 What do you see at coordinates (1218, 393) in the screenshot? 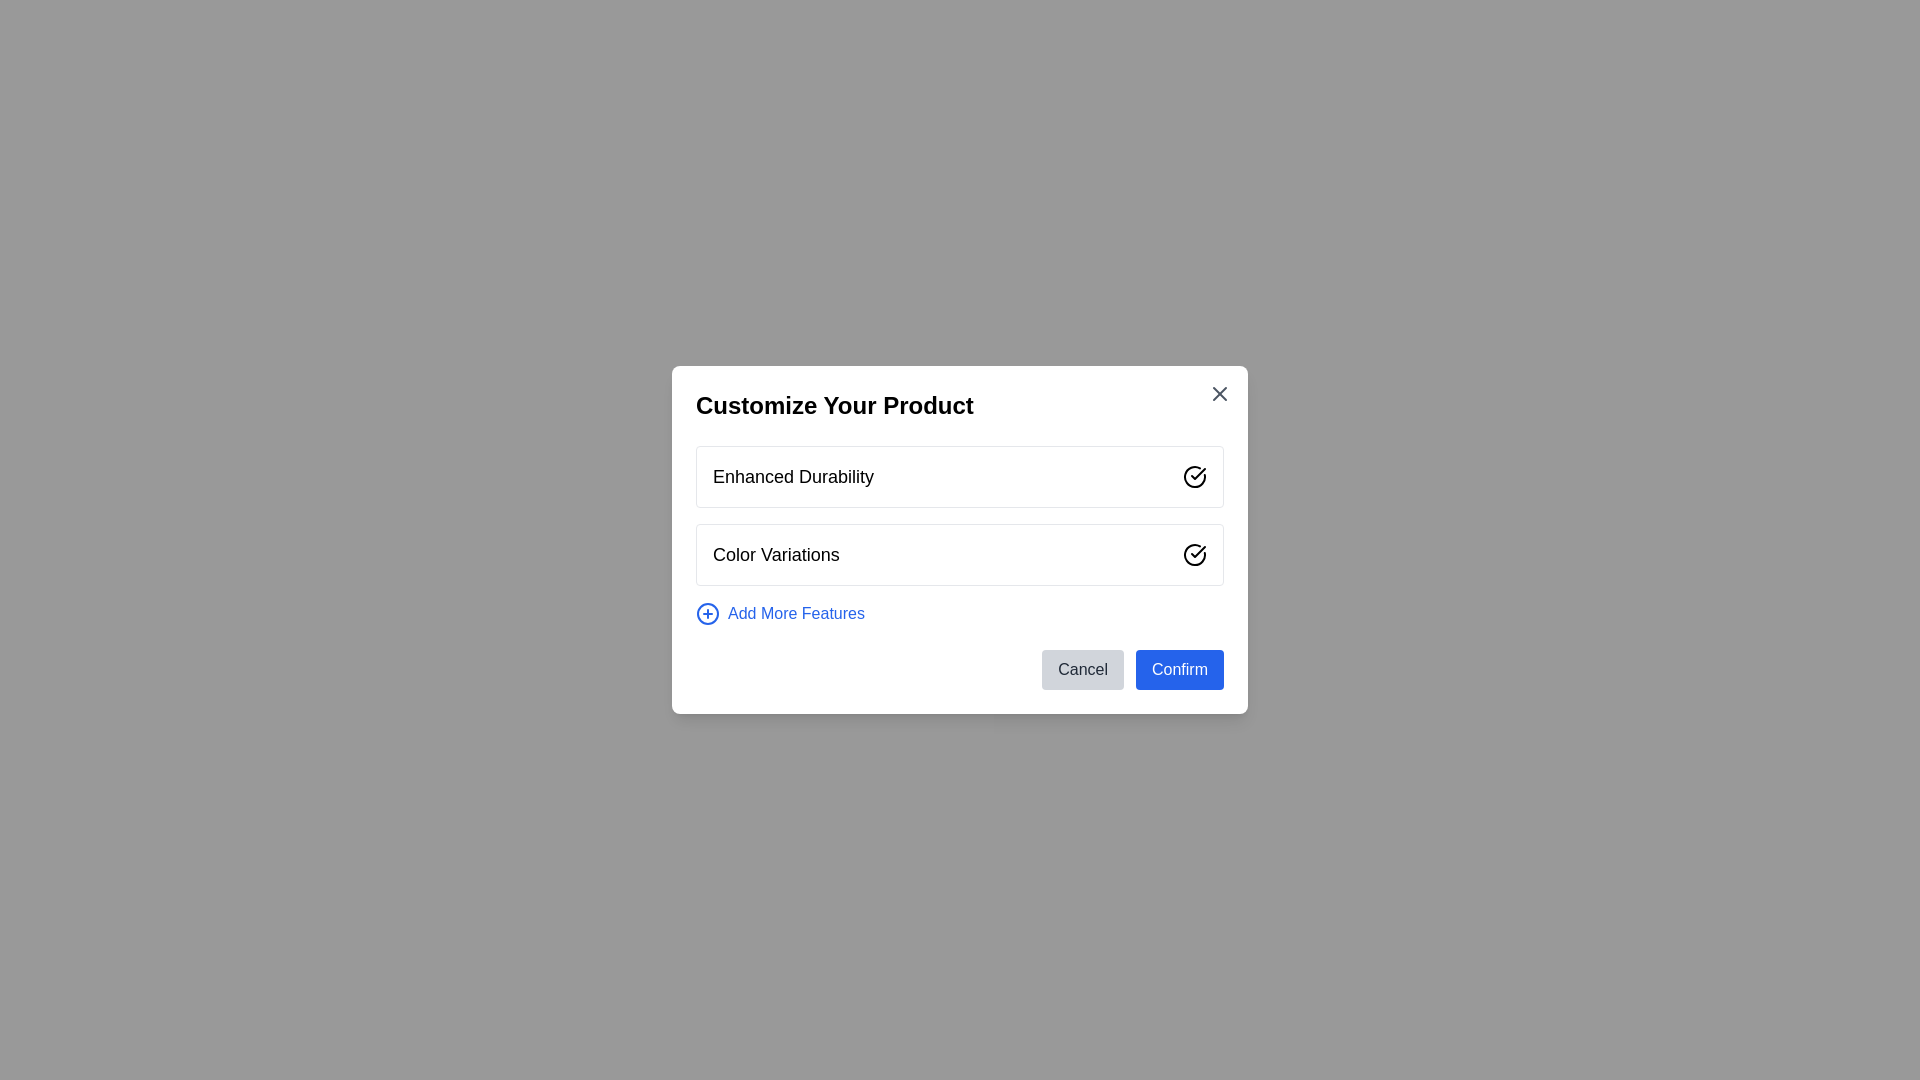
I see `the close button located in the top-right corner of the modal dialog titled 'Customize Your Product'` at bounding box center [1218, 393].